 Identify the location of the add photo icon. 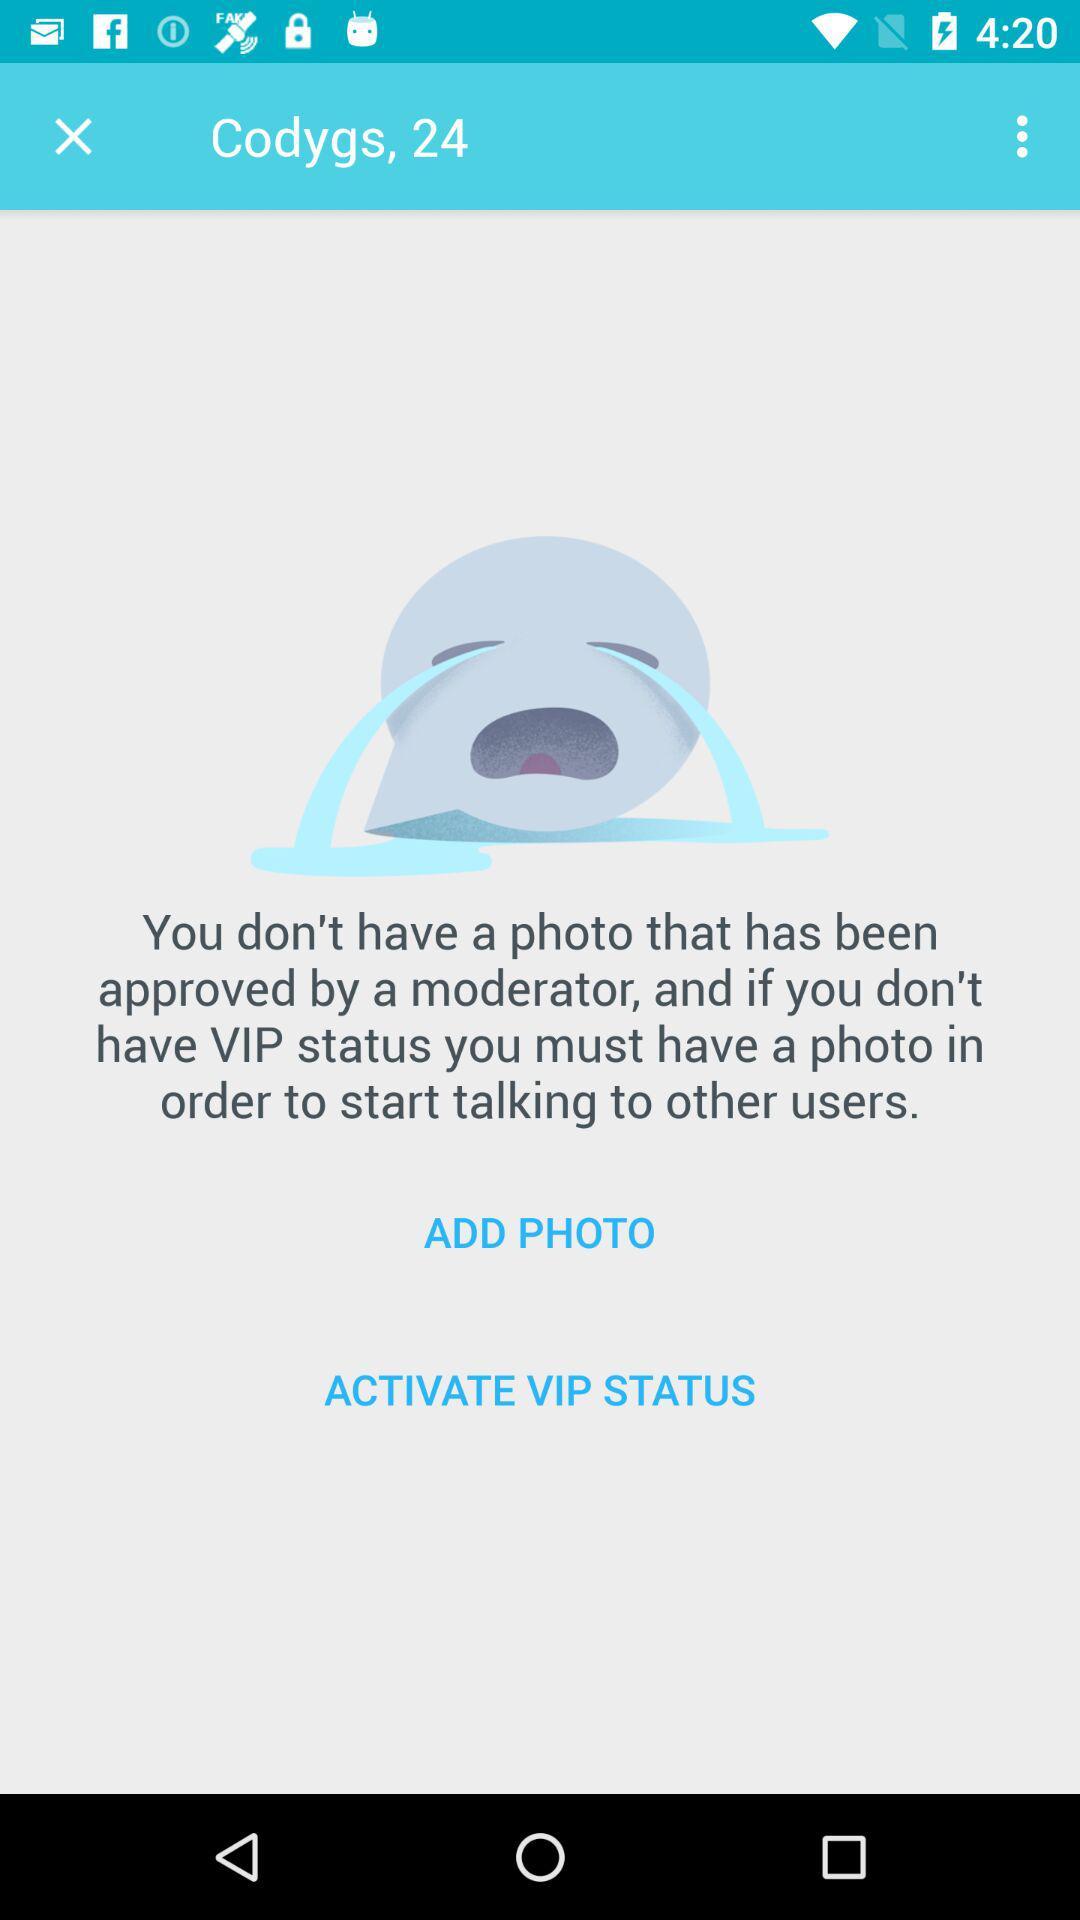
(540, 1230).